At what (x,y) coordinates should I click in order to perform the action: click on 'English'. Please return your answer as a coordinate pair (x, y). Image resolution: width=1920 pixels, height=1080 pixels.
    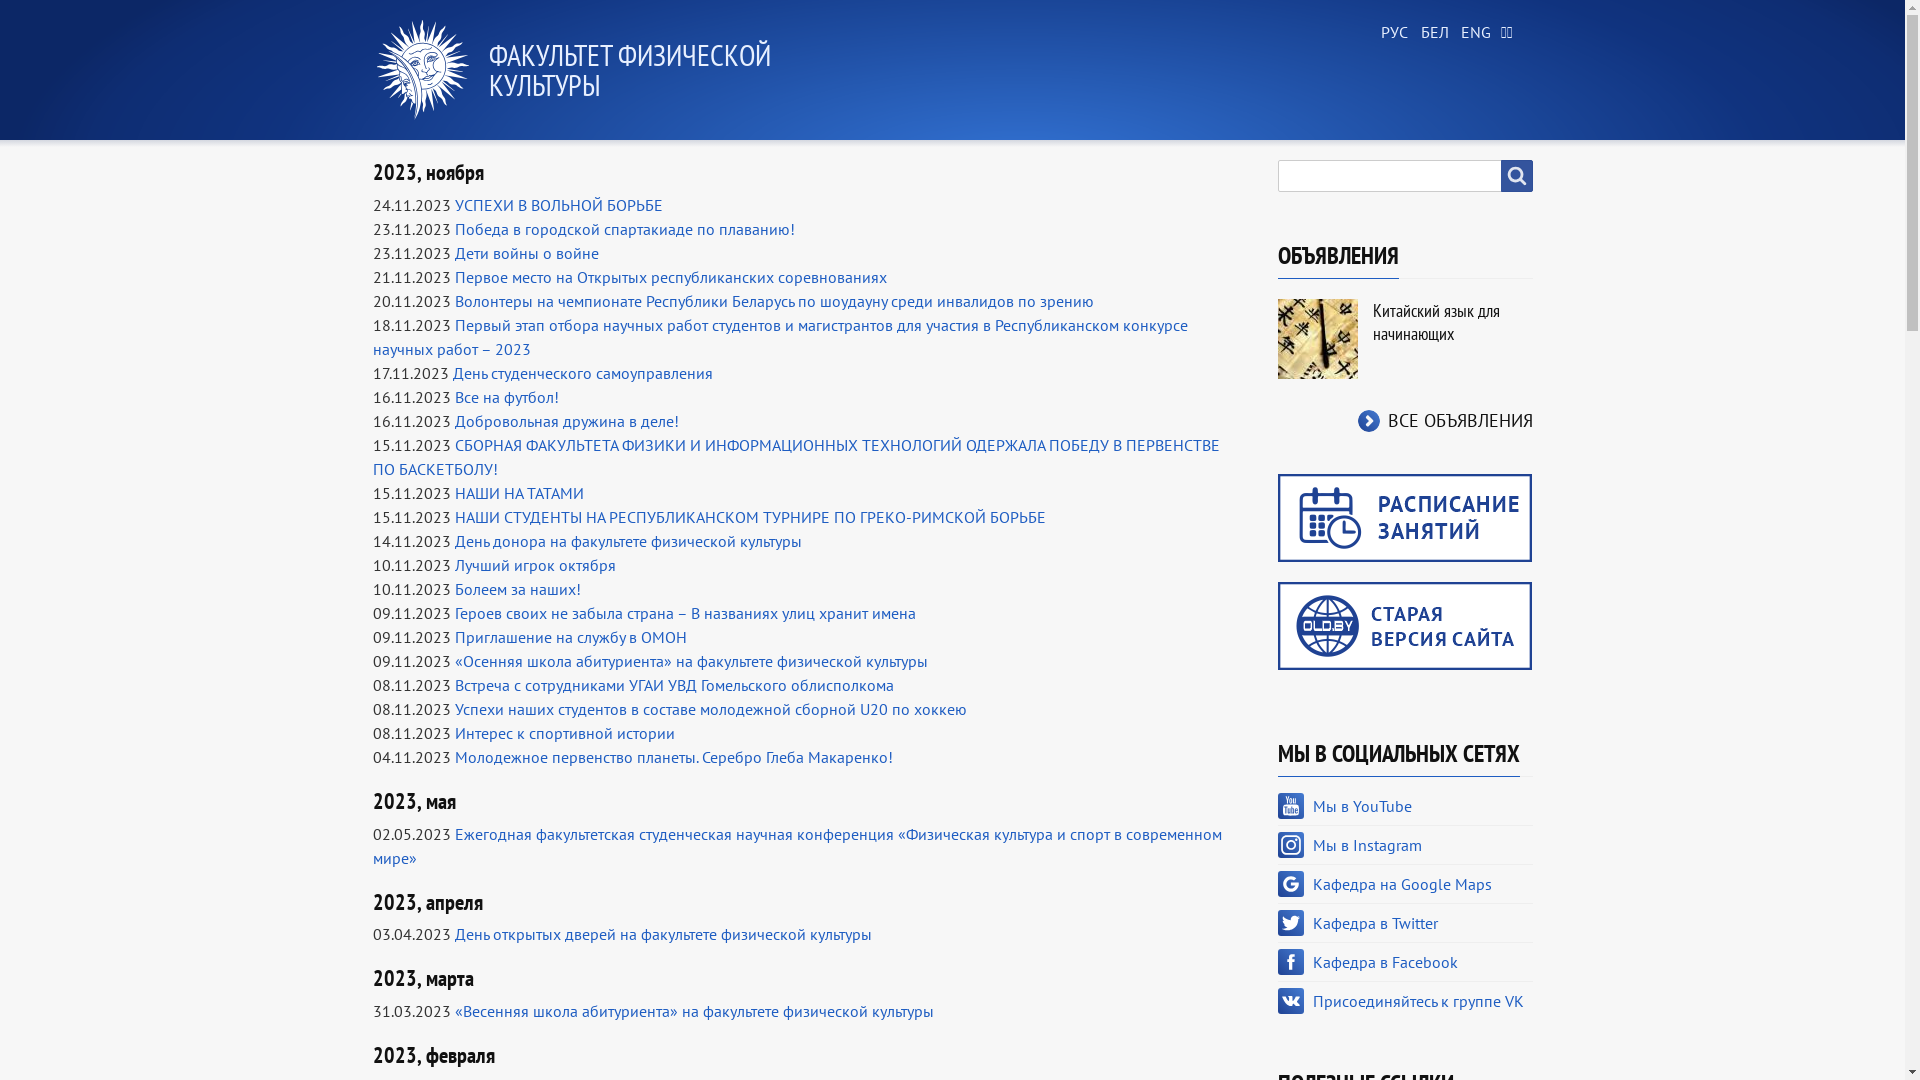
    Looking at the image, I should click on (1472, 33).